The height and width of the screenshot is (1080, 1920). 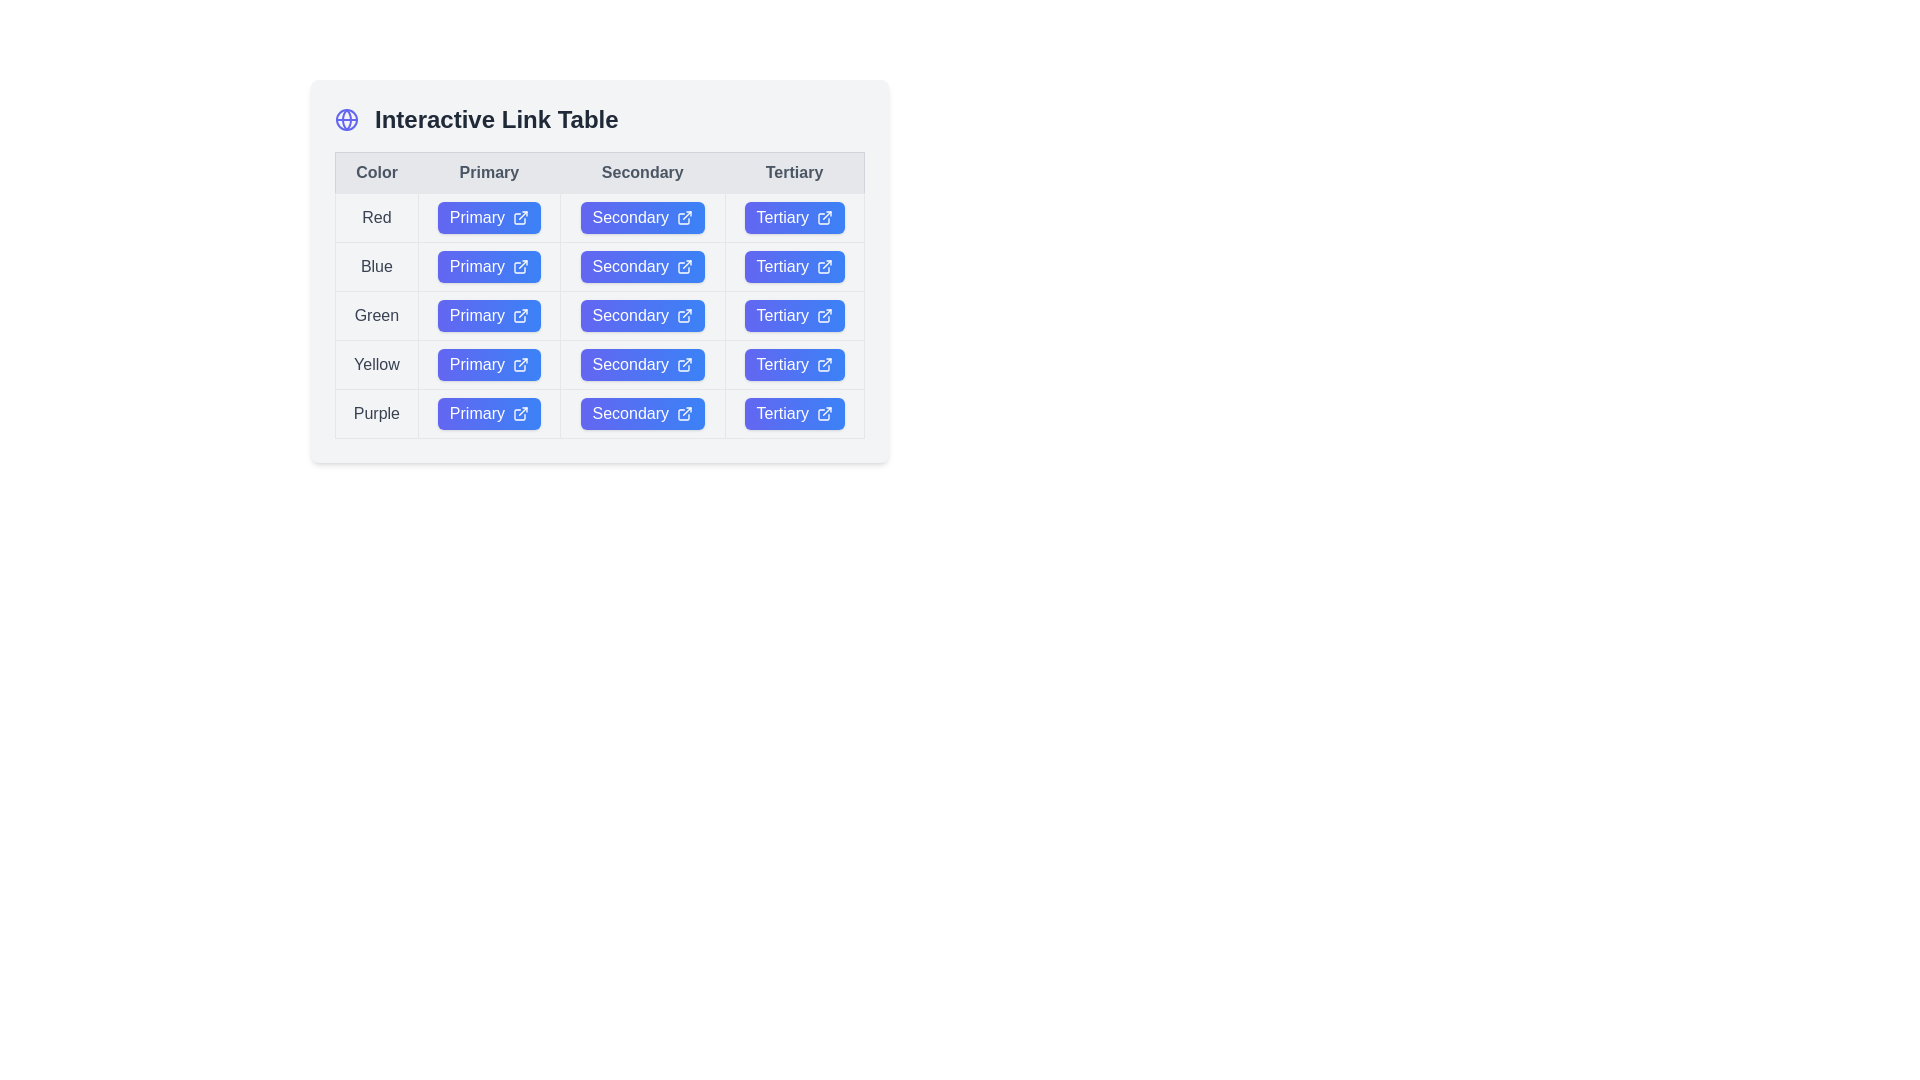 I want to click on the 'Primary' button in the 'Green' row of the table, so click(x=489, y=315).